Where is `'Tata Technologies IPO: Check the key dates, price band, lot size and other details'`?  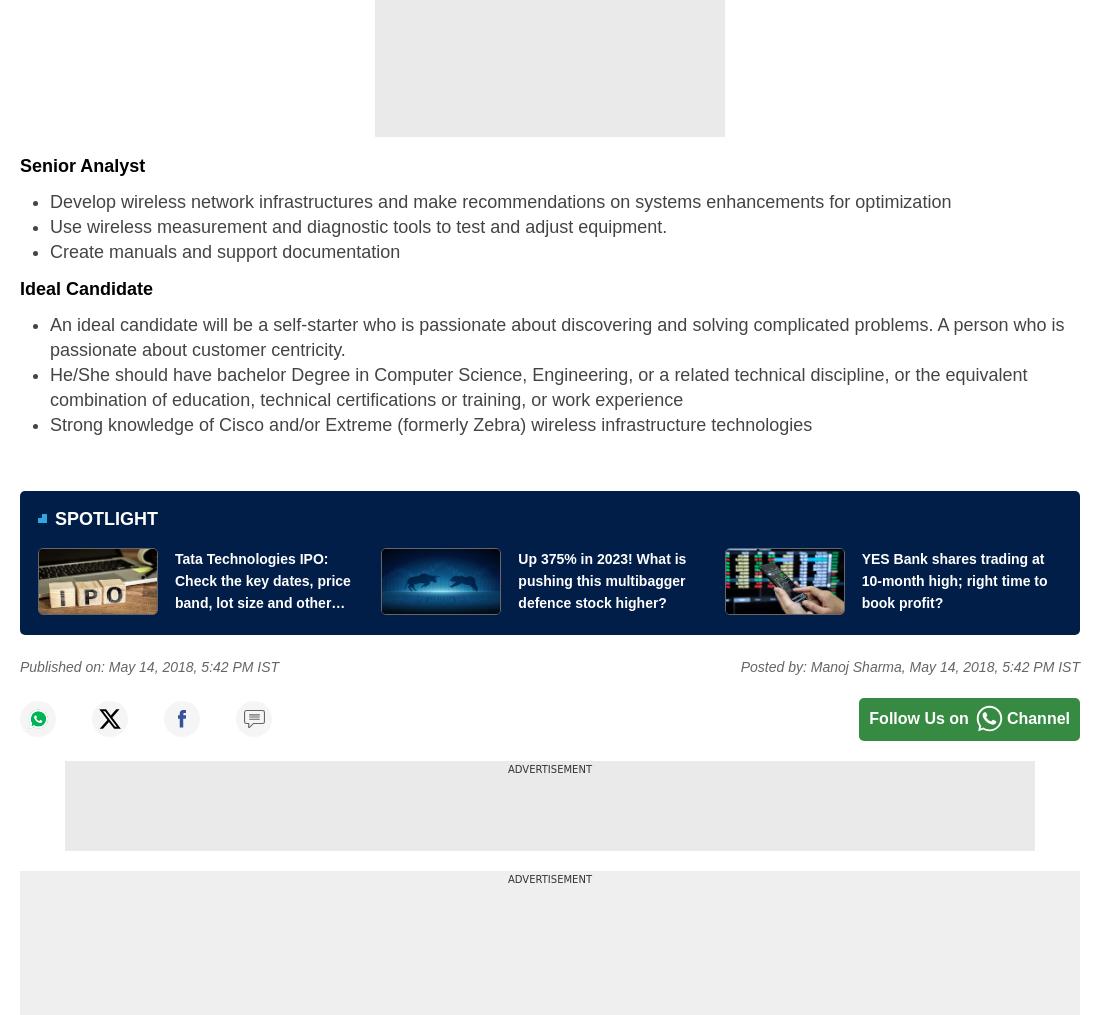
'Tata Technologies IPO: Check the key dates, price band, lot size and other details' is located at coordinates (262, 590).